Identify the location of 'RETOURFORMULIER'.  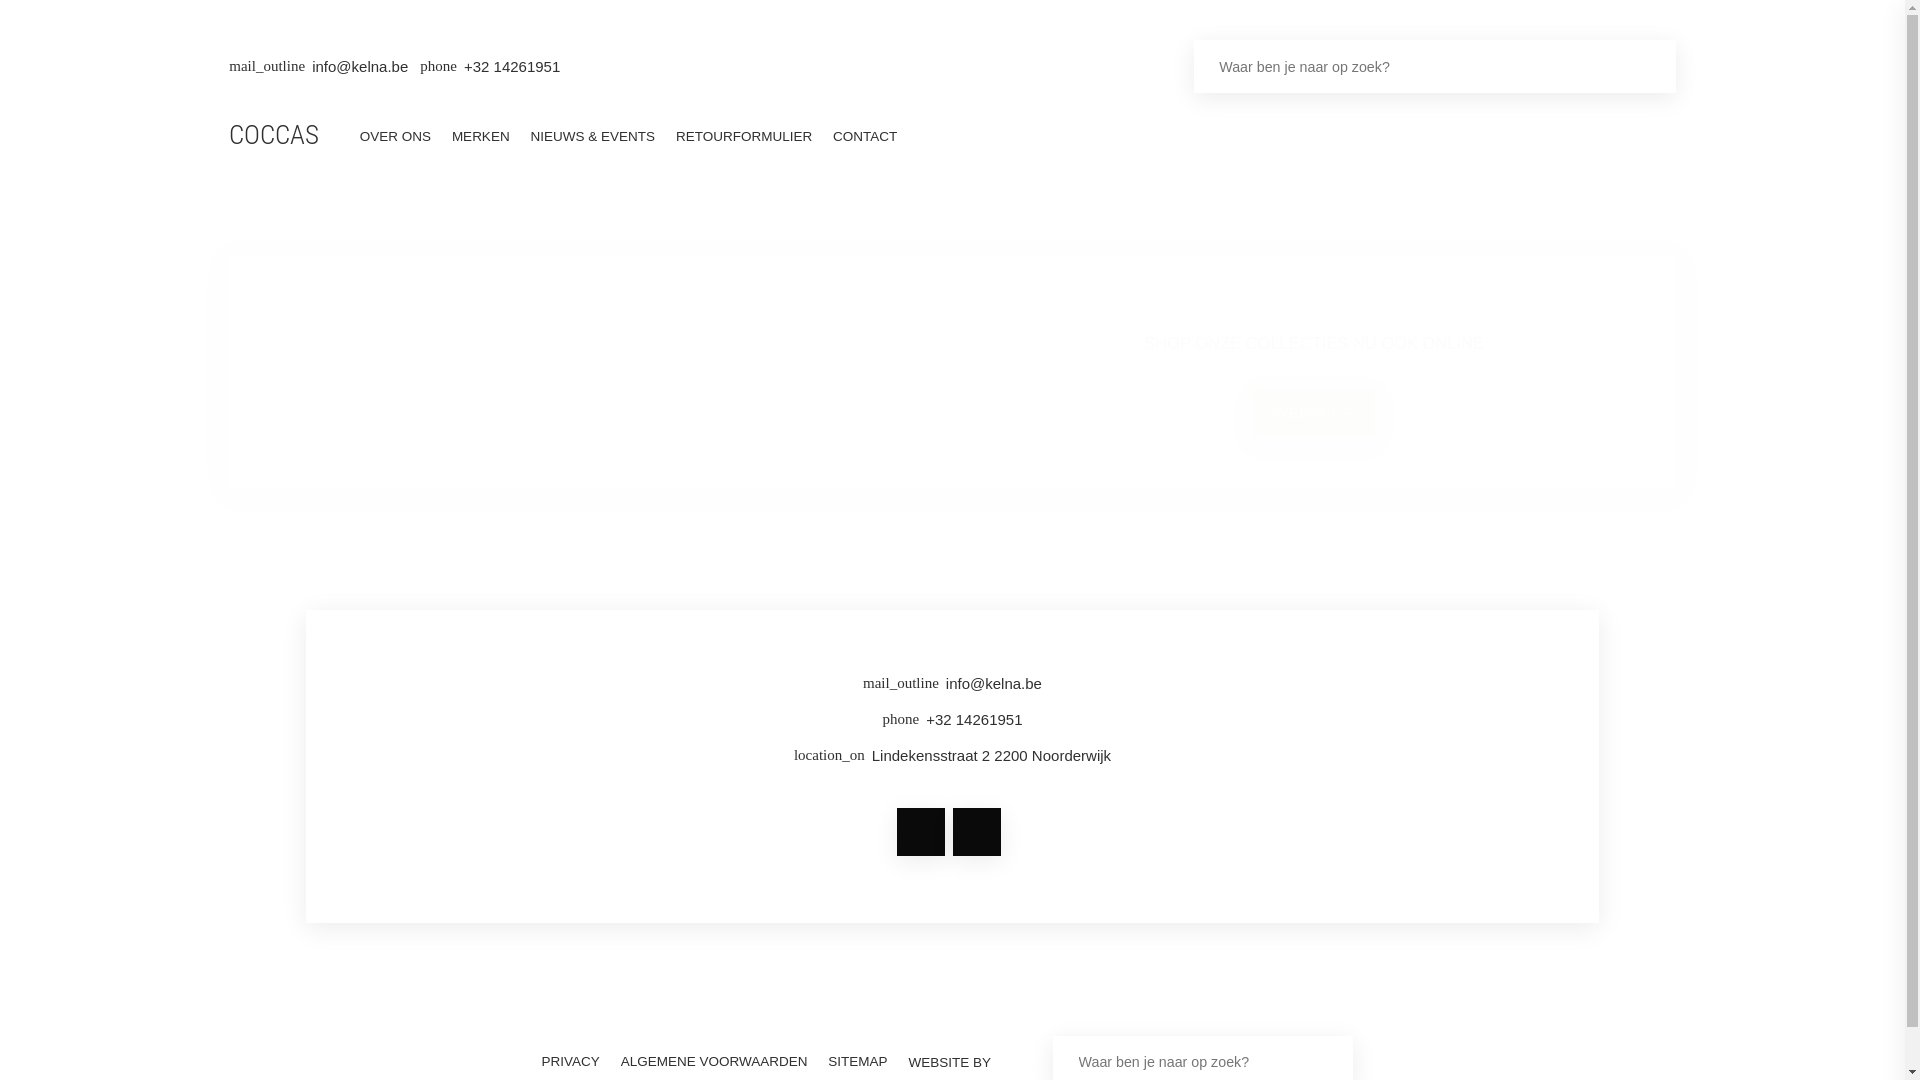
(742, 135).